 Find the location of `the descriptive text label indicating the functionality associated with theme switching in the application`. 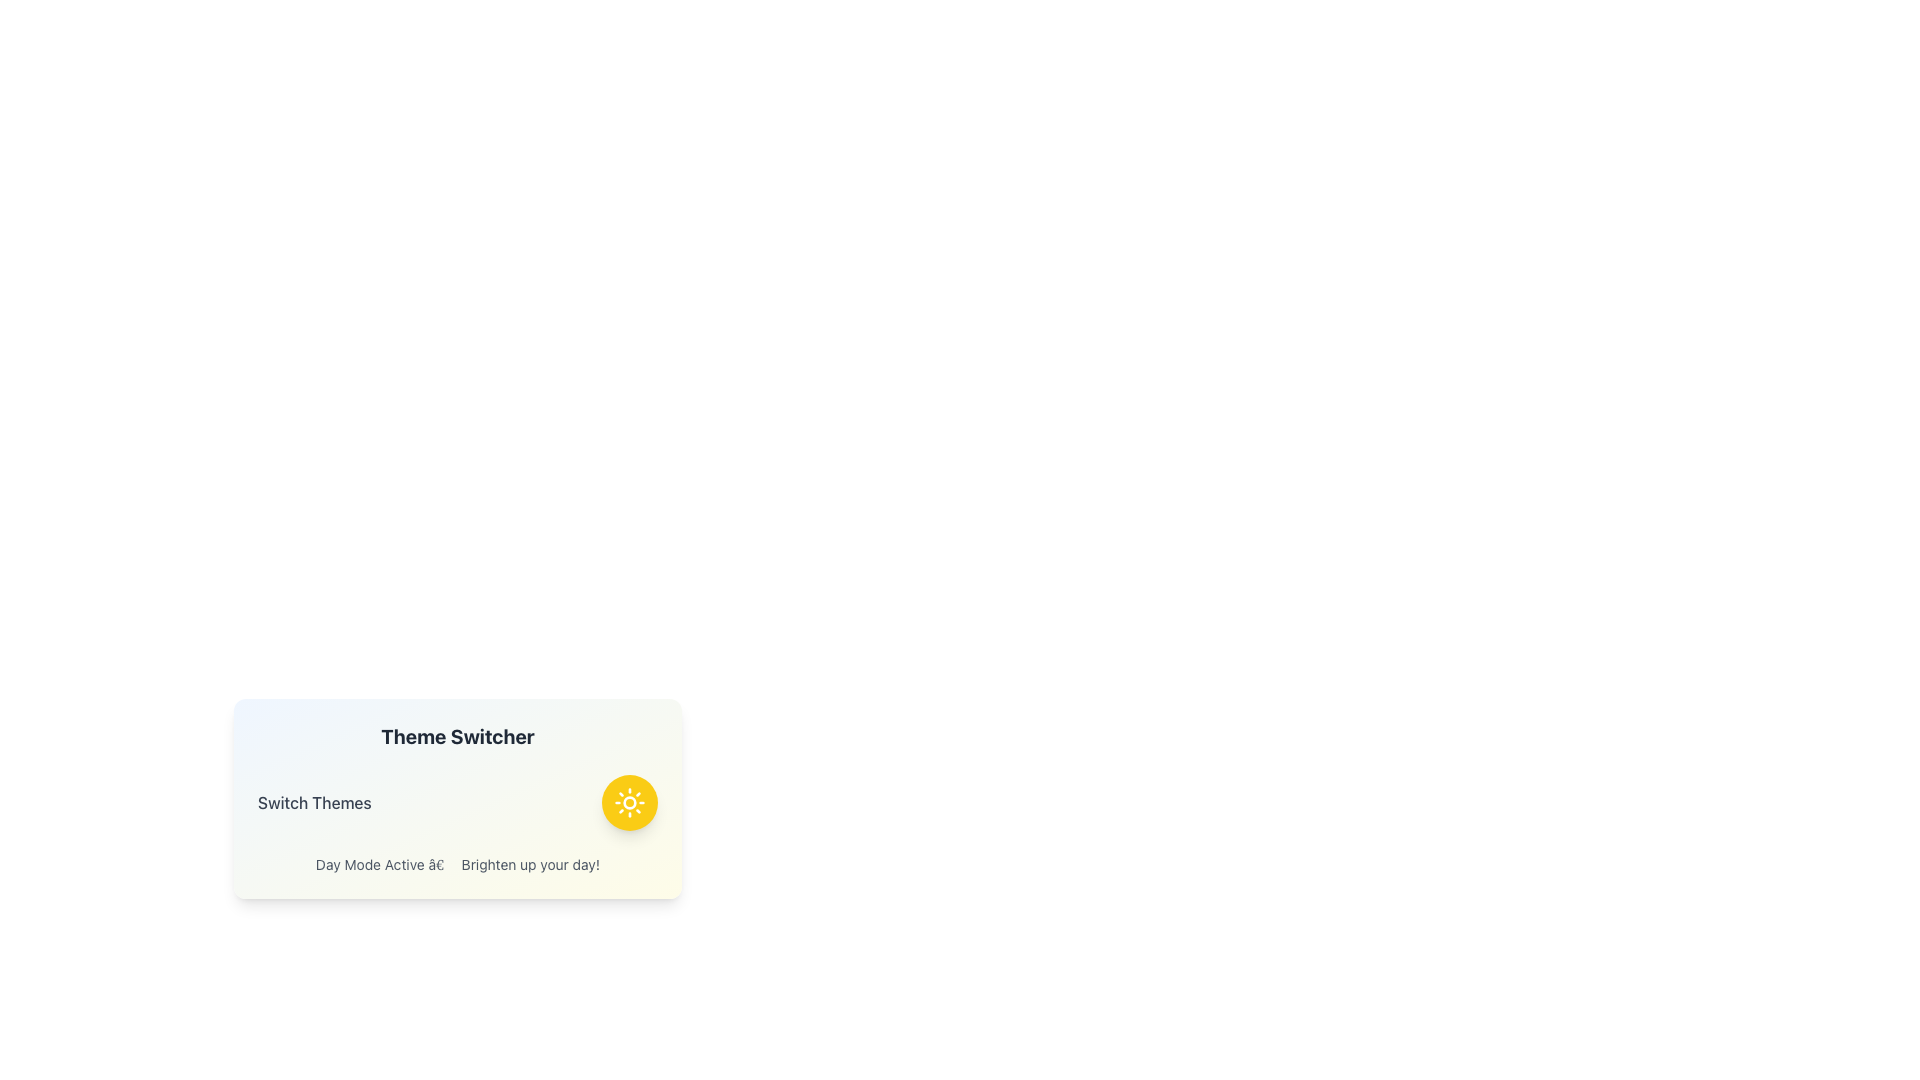

the descriptive text label indicating the functionality associated with theme switching in the application is located at coordinates (313, 801).